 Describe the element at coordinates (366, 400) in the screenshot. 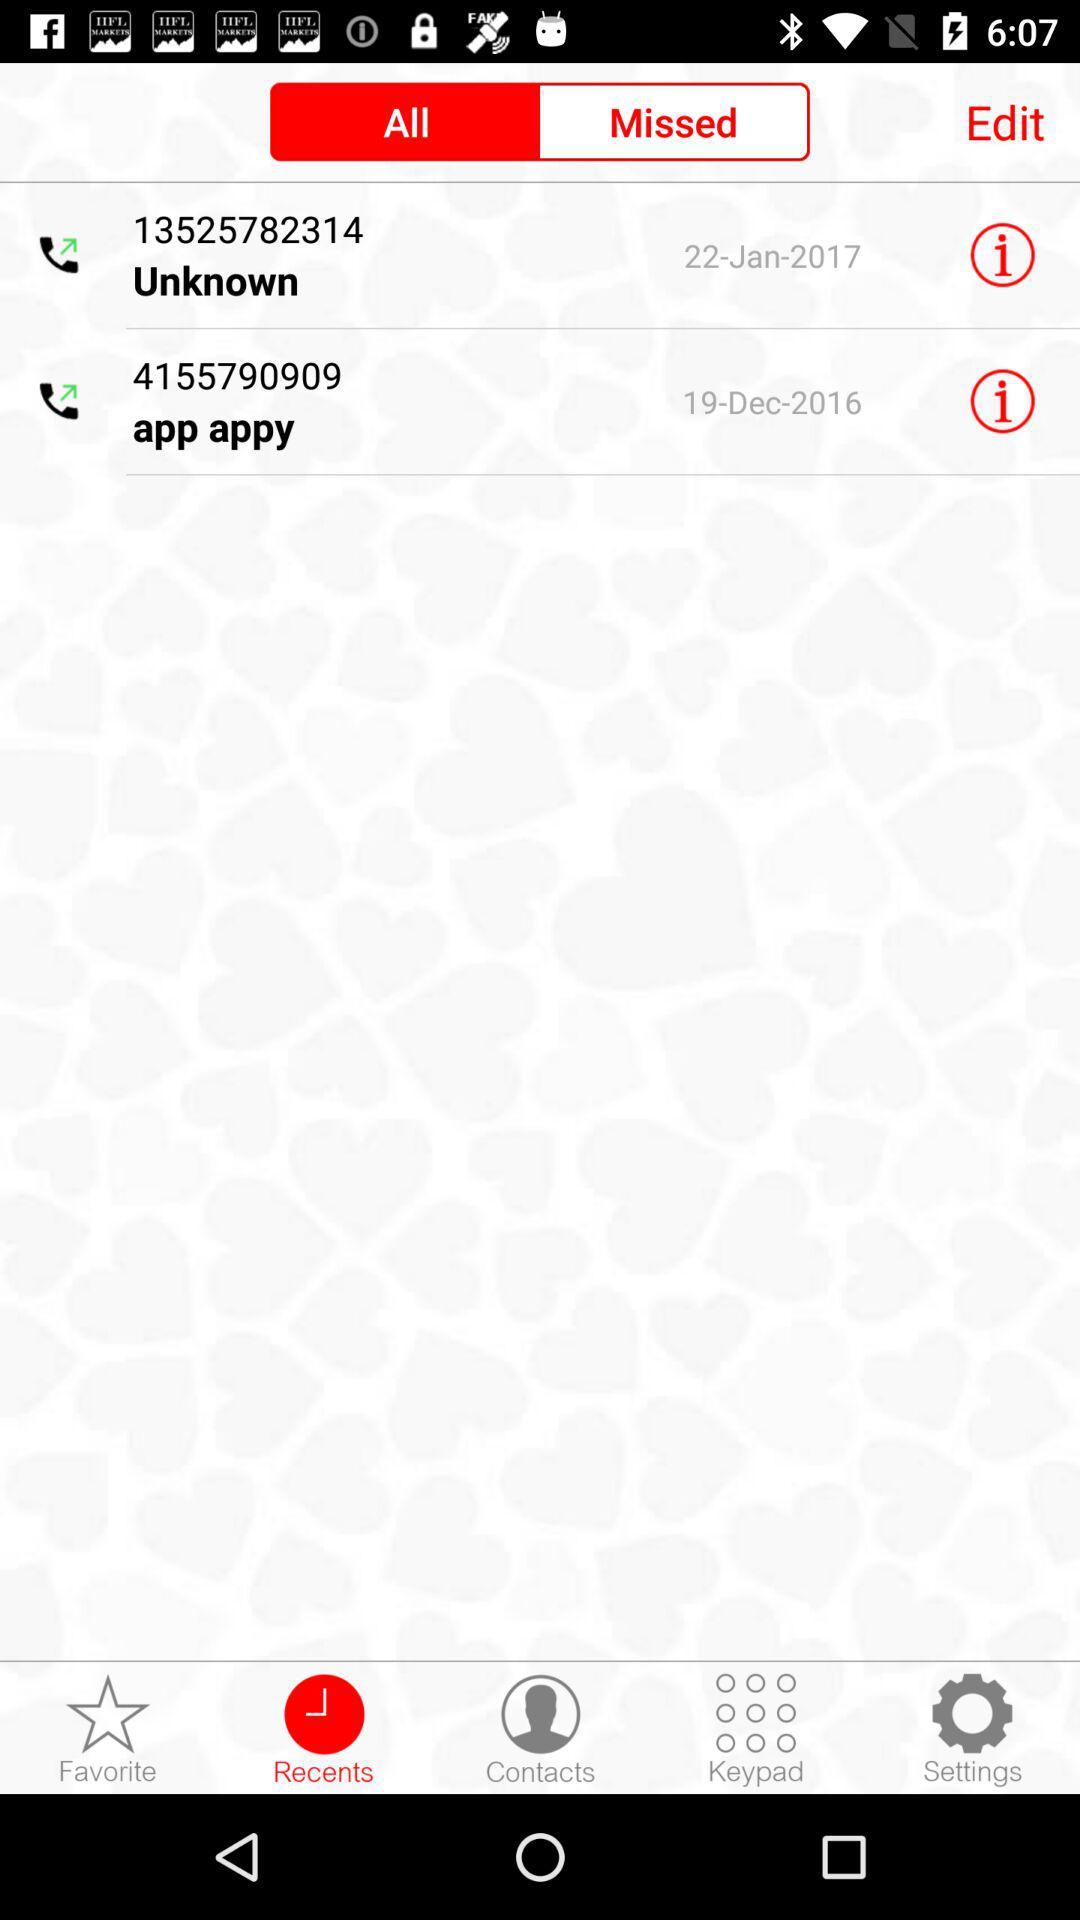

I see `second option right to second call icon` at that location.